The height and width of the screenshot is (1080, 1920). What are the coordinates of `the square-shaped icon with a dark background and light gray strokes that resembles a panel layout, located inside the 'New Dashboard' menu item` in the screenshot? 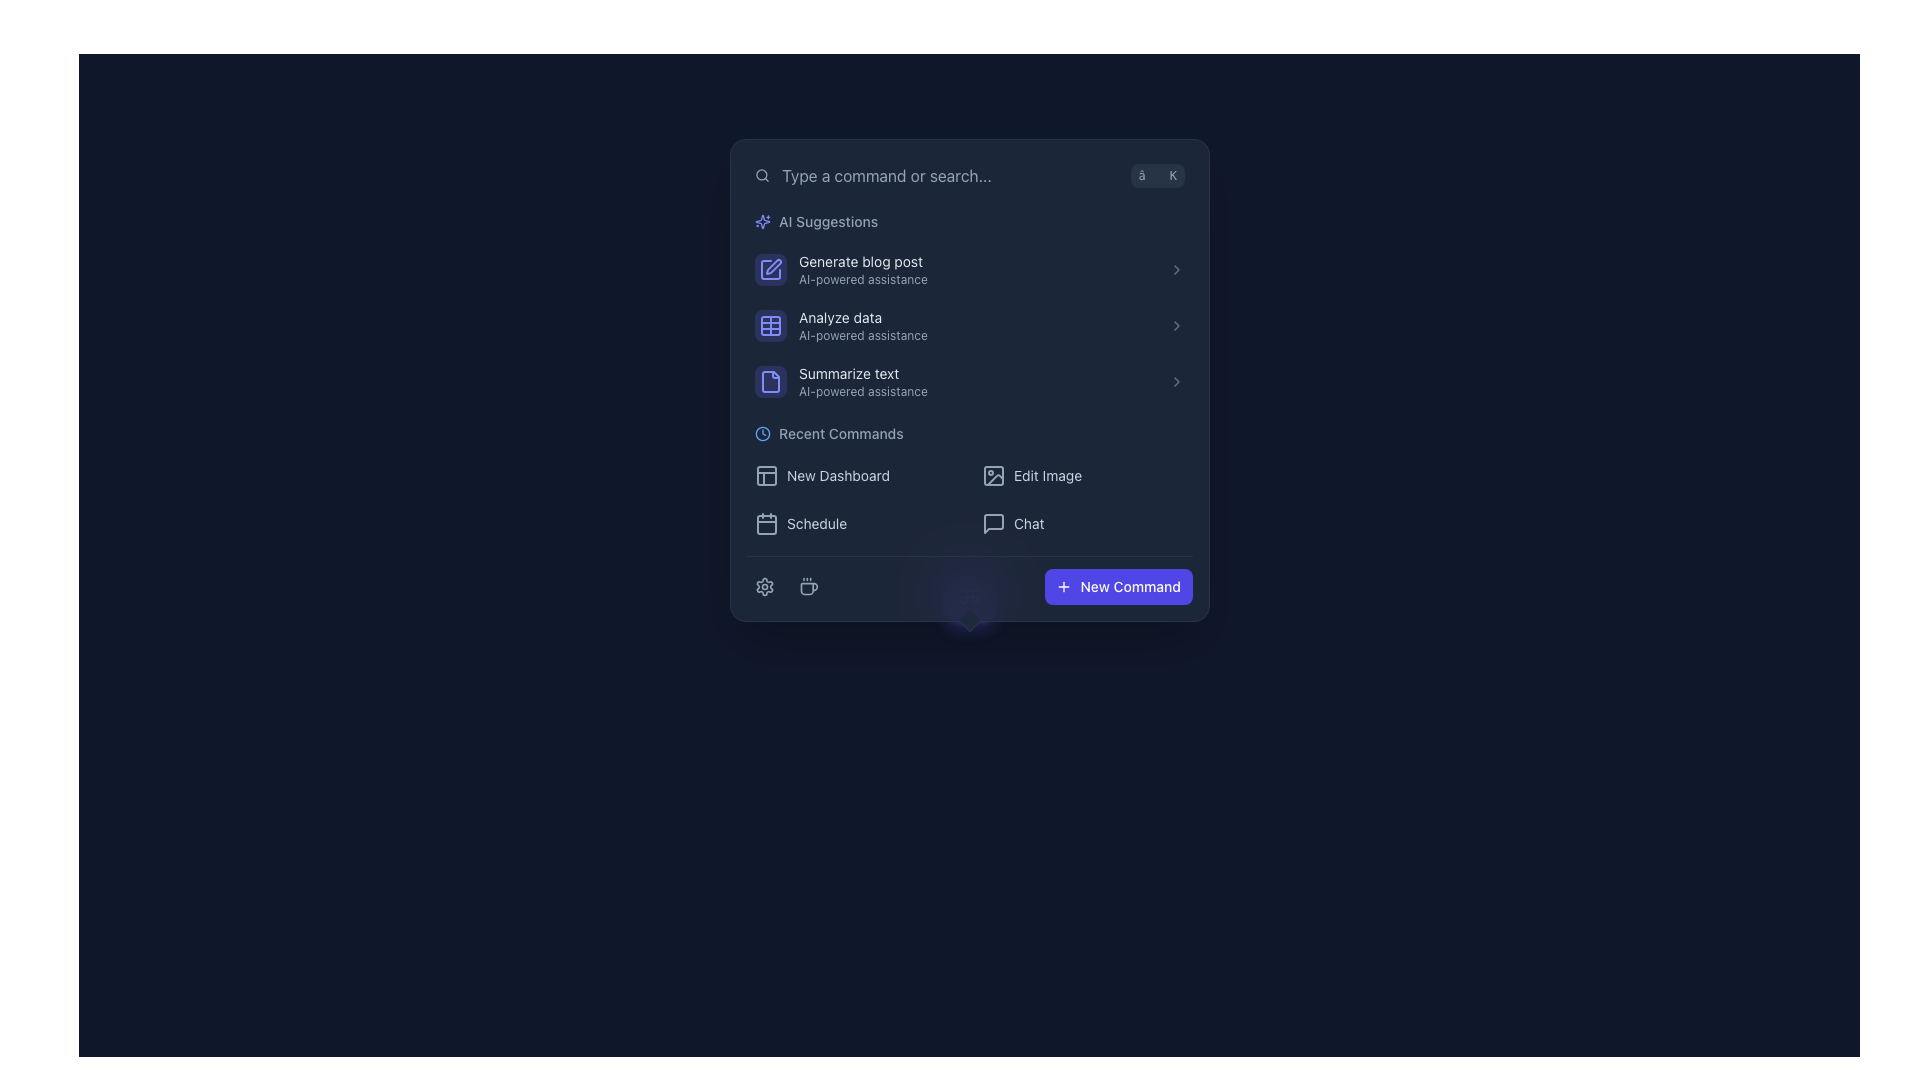 It's located at (765, 475).